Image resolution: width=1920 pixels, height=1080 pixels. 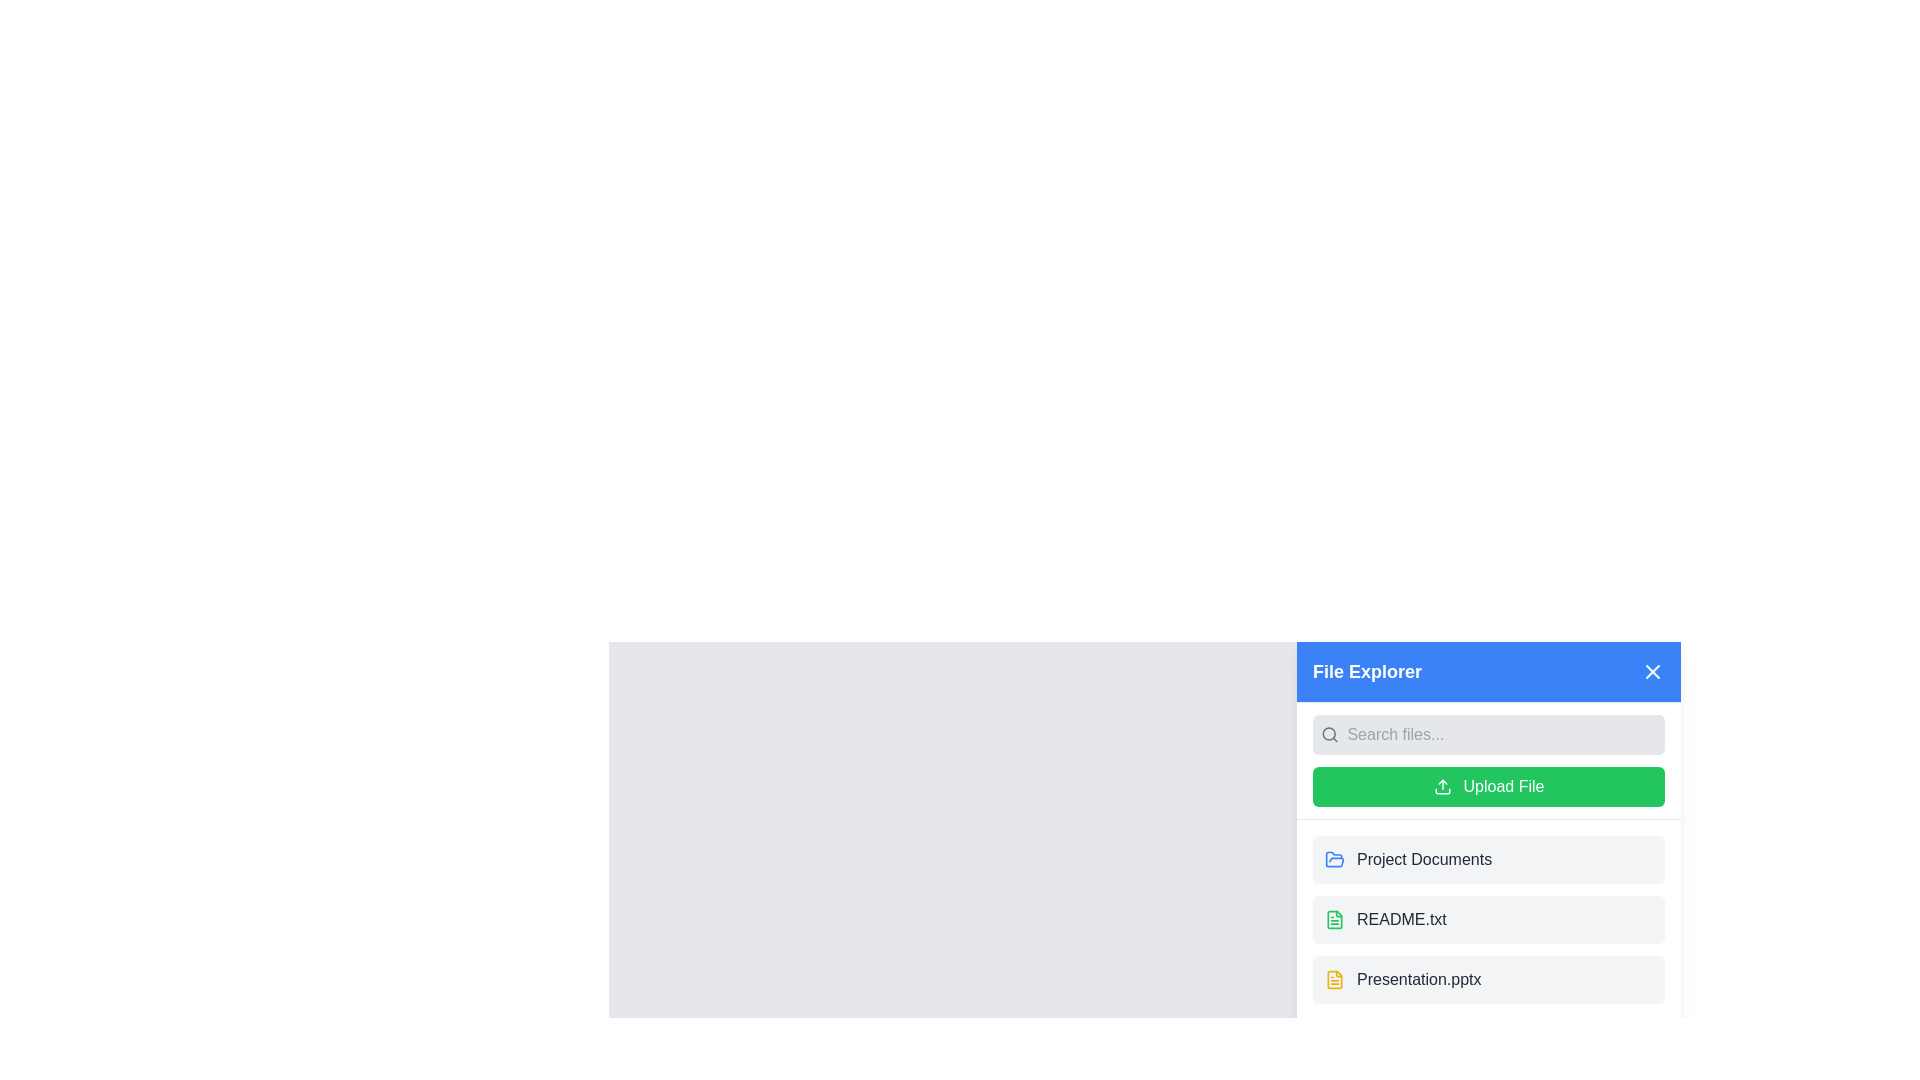 I want to click on the 'README.txt' text label, so click(x=1400, y=920).